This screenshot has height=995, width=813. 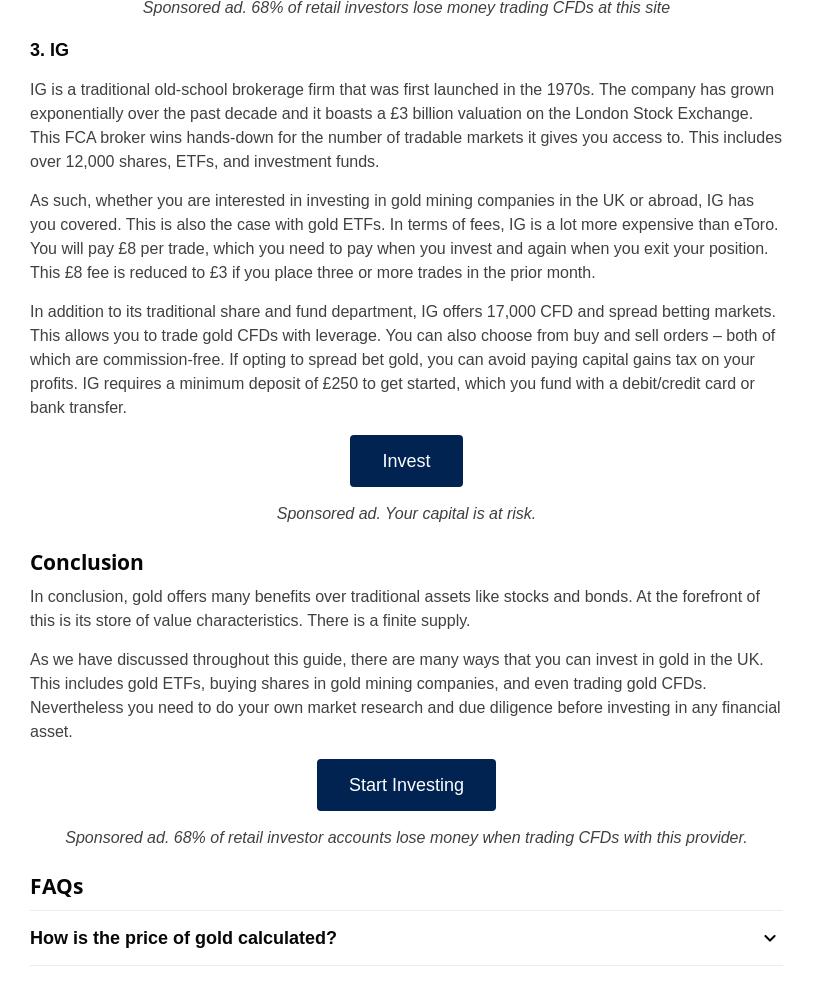 I want to click on 'IG is a traditional old-school brokerage firm that was first launched in the 1970s. The company has grown exponentially over the past decade and it boasts a £3 billion valuation on the London Stock Exchange. This FCA broker wins hands-down for the number of tradable markets it gives you access to. This includes over 12,000 shares, ETFs, and investment funds.', so click(x=28, y=123).